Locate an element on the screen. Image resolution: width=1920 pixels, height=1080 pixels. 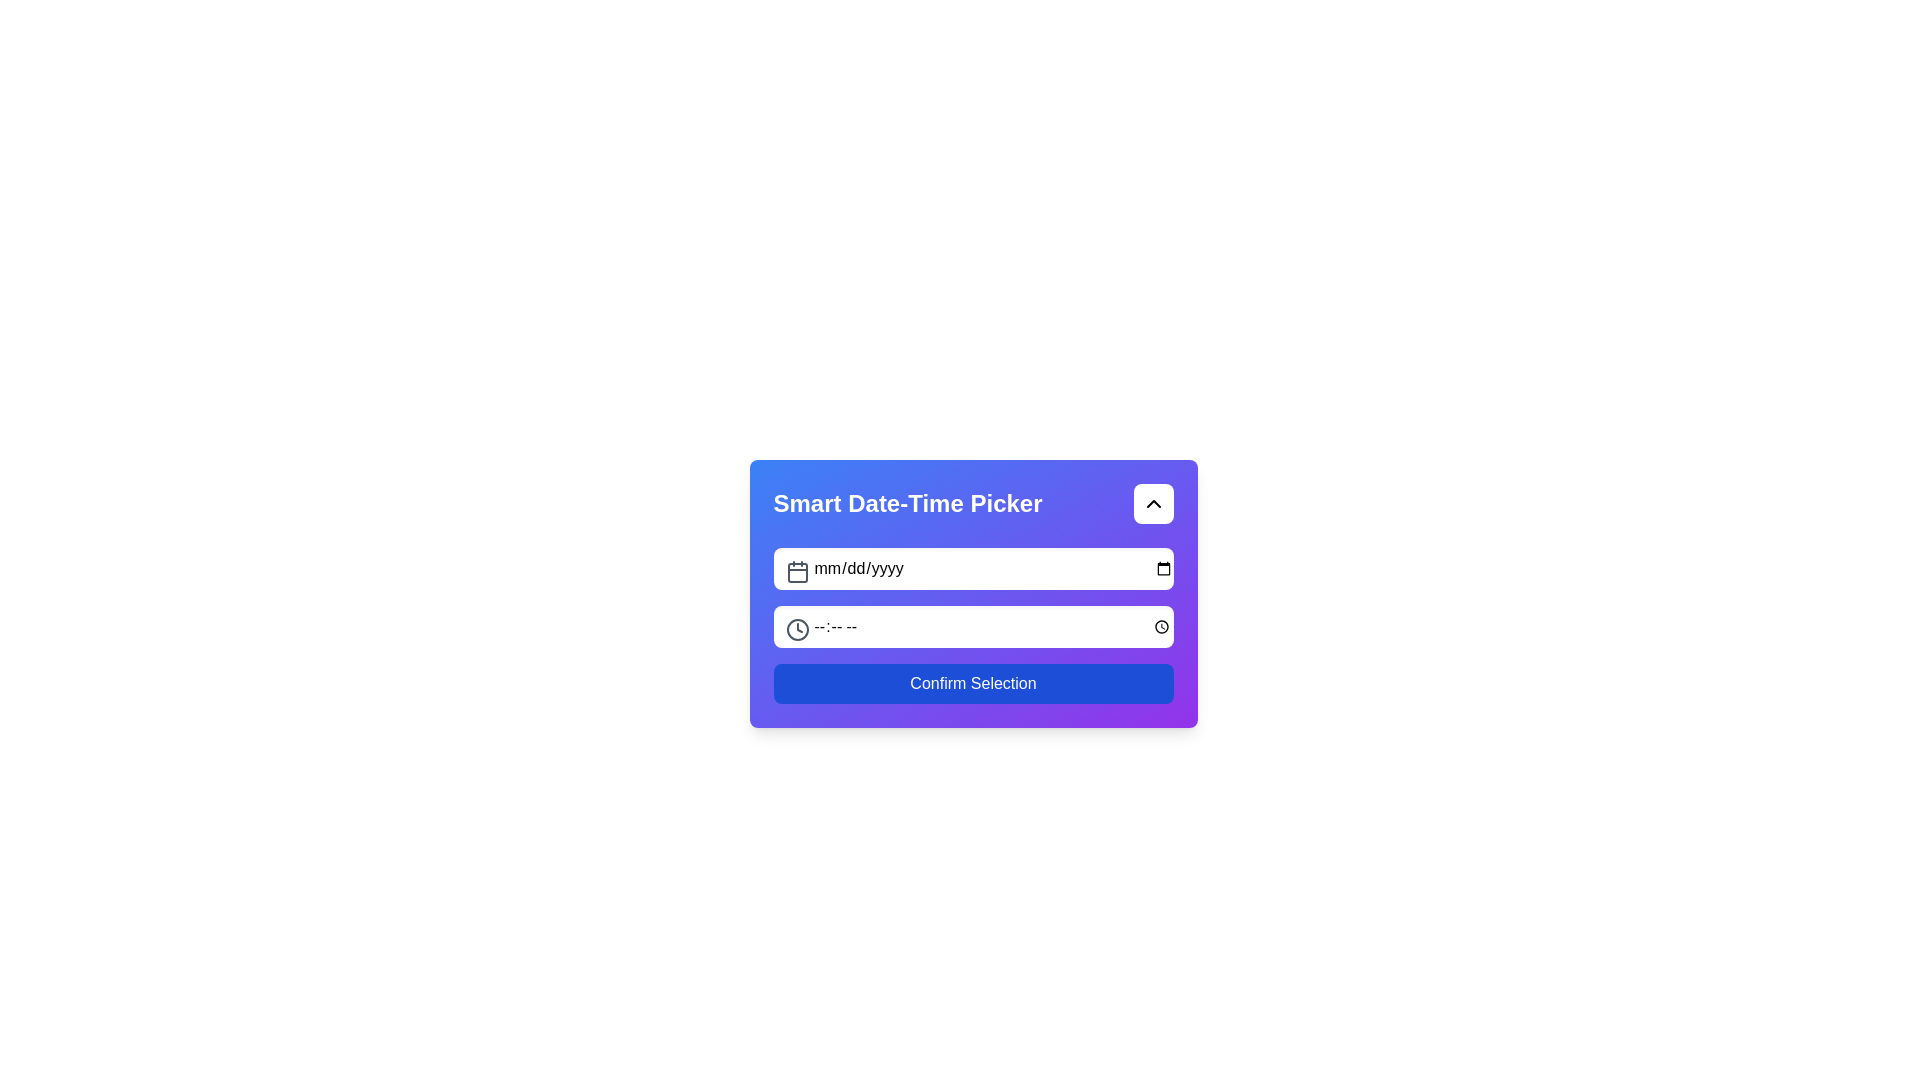
clock icon located on the left side of the time input field in the date-time picker interface for styling or debugging purposes is located at coordinates (796, 628).